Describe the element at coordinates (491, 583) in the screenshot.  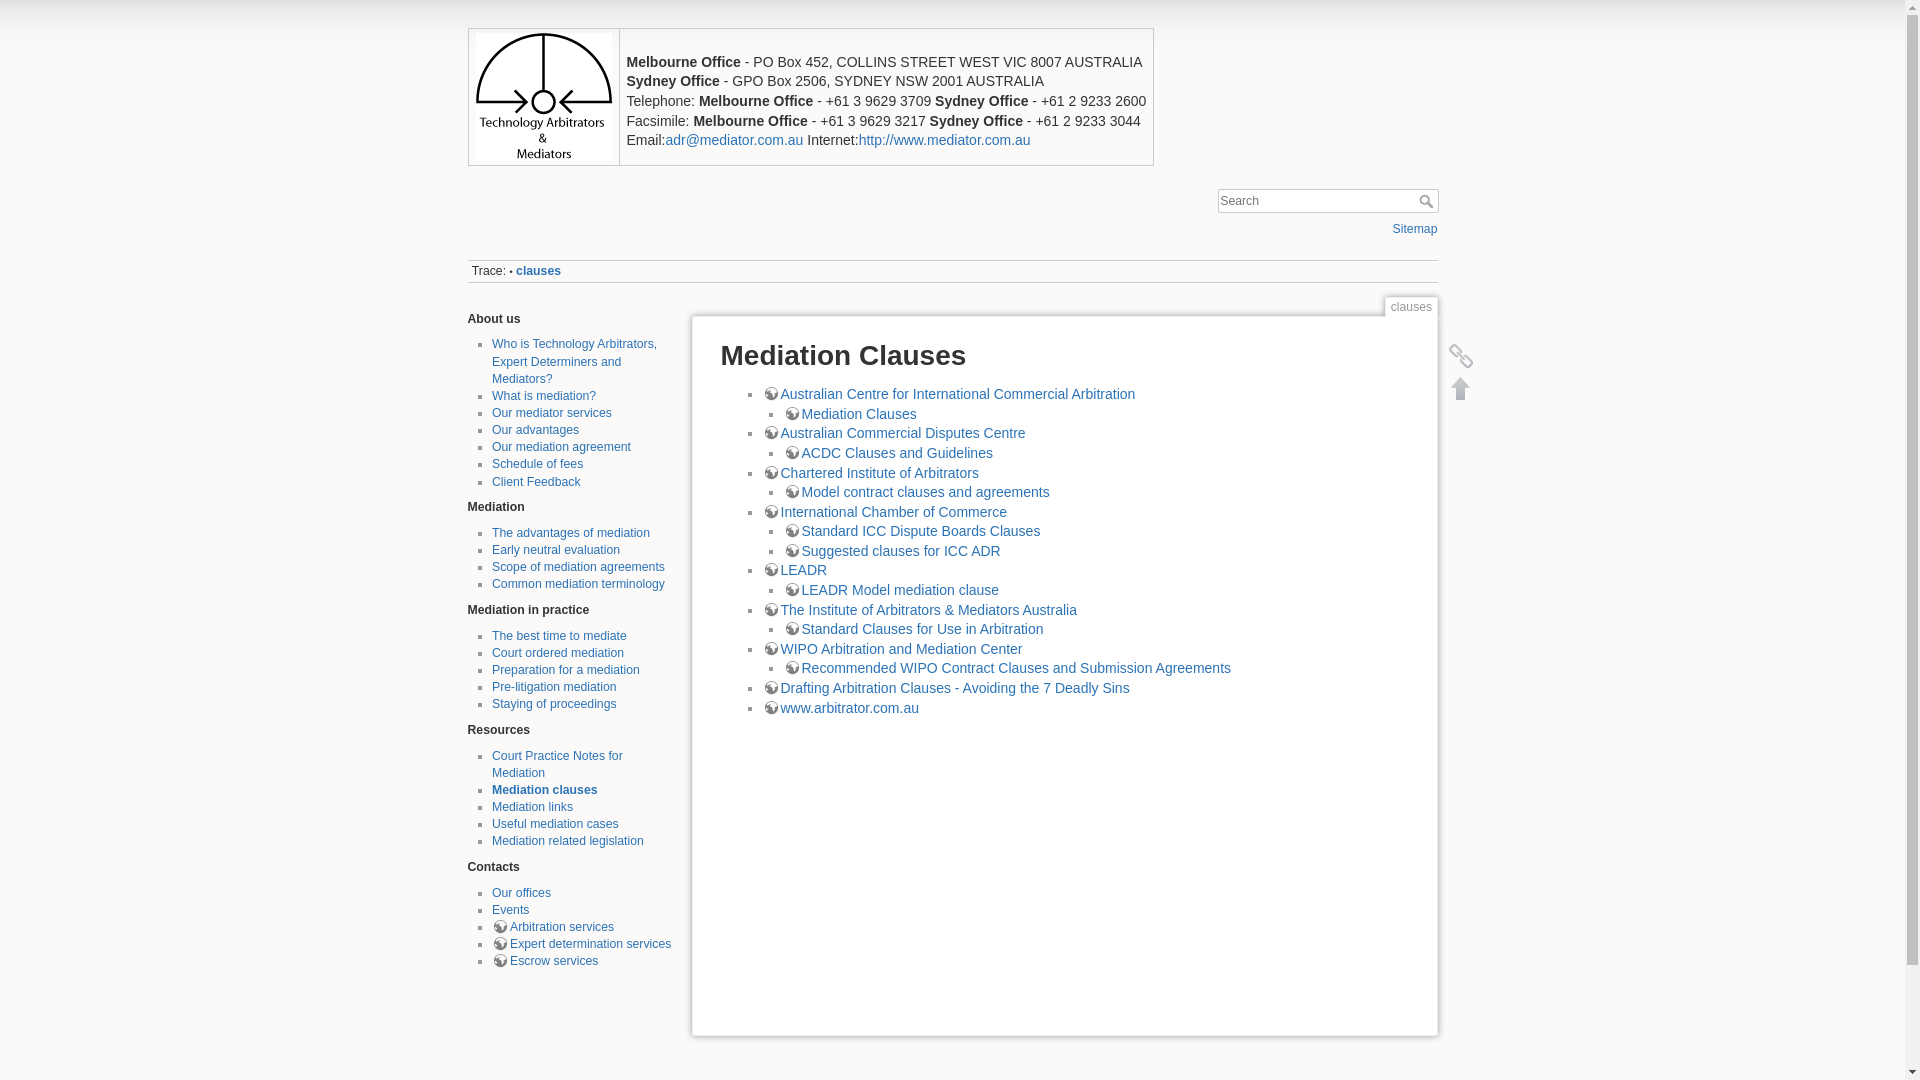
I see `'Common mediation terminology'` at that location.